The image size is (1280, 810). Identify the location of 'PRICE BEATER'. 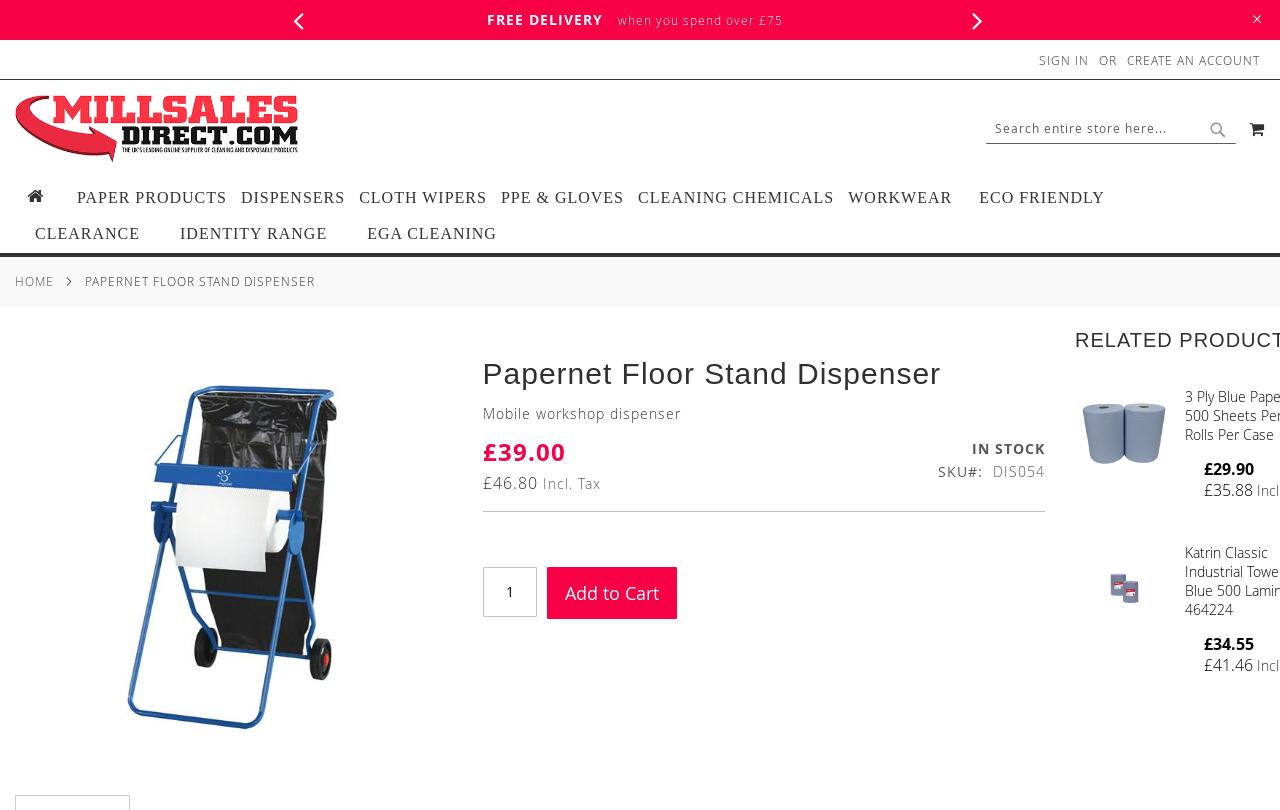
(1141, 19).